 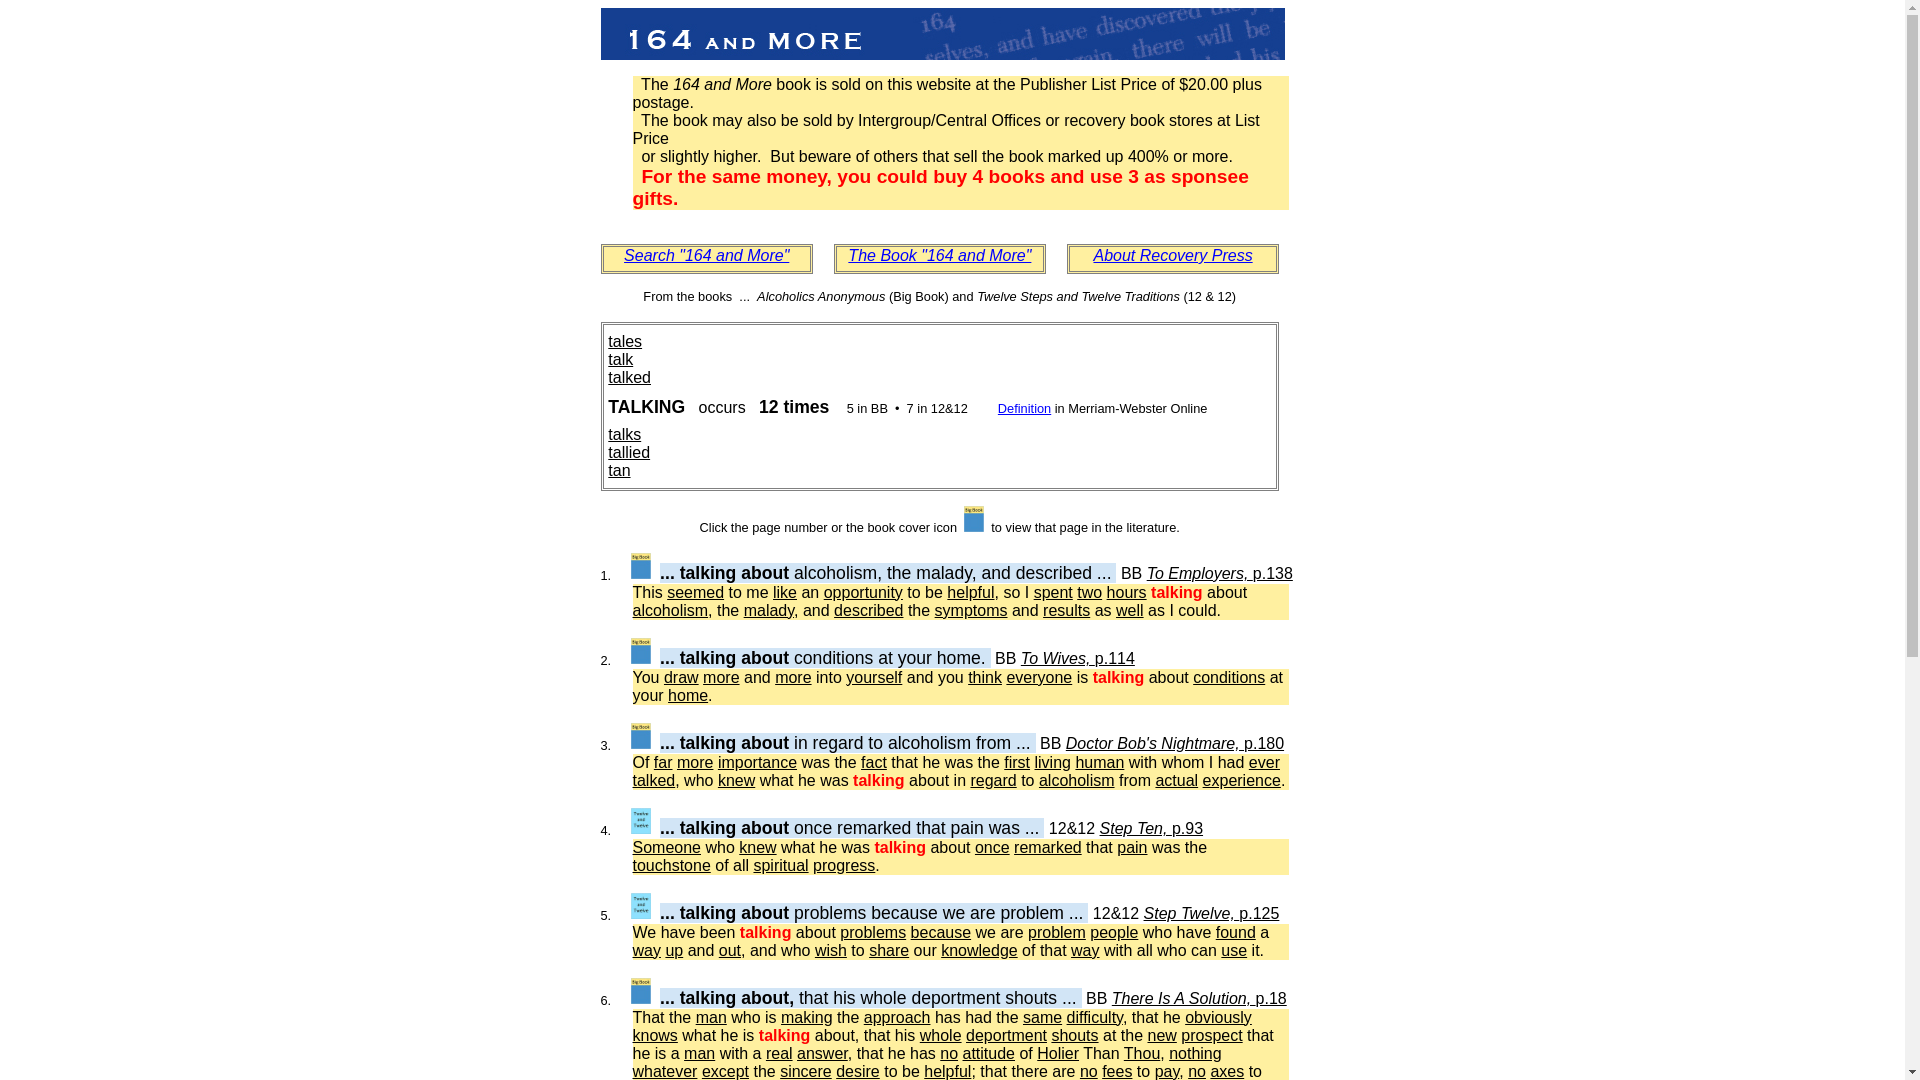 I want to click on 'talk', so click(x=619, y=358).